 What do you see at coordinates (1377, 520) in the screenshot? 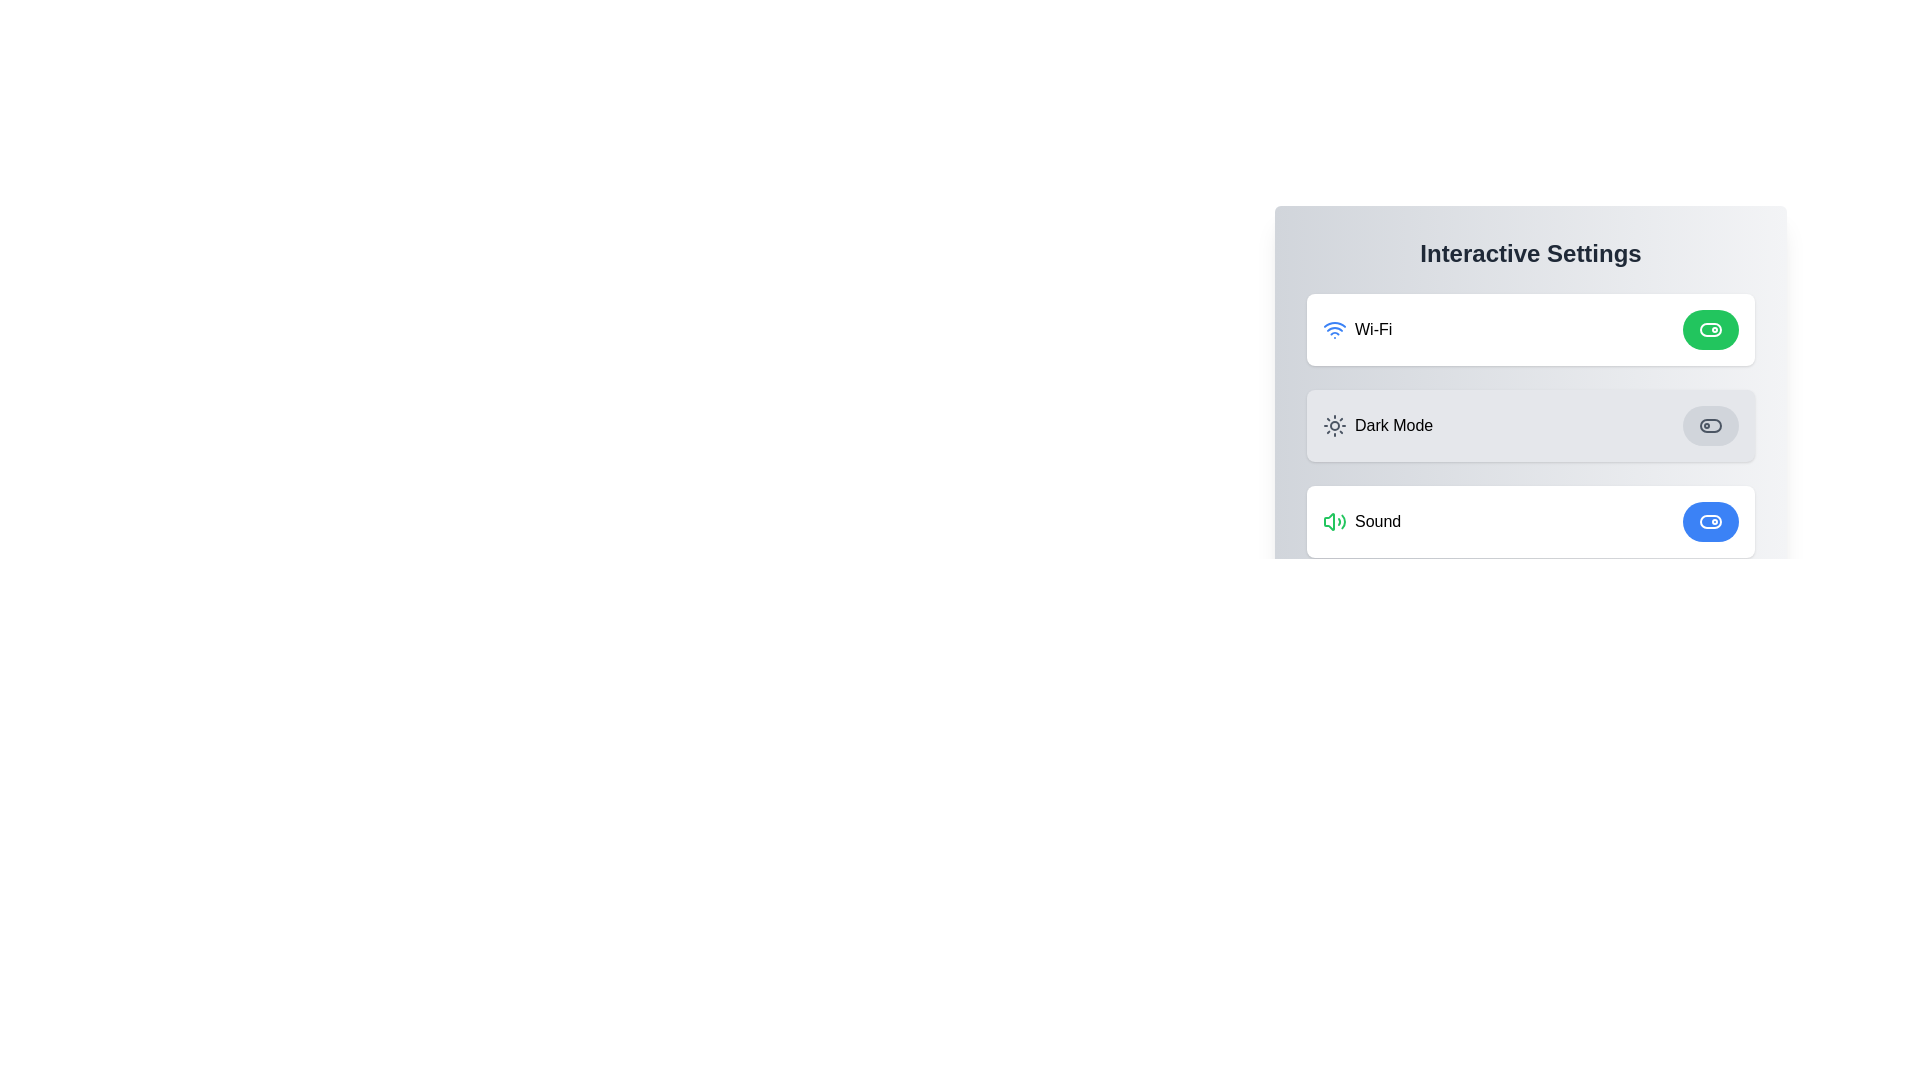
I see `the 'Sound' text label in the 'Interactive Settings' section, which is located between a green sound icon and a toggle button` at bounding box center [1377, 520].